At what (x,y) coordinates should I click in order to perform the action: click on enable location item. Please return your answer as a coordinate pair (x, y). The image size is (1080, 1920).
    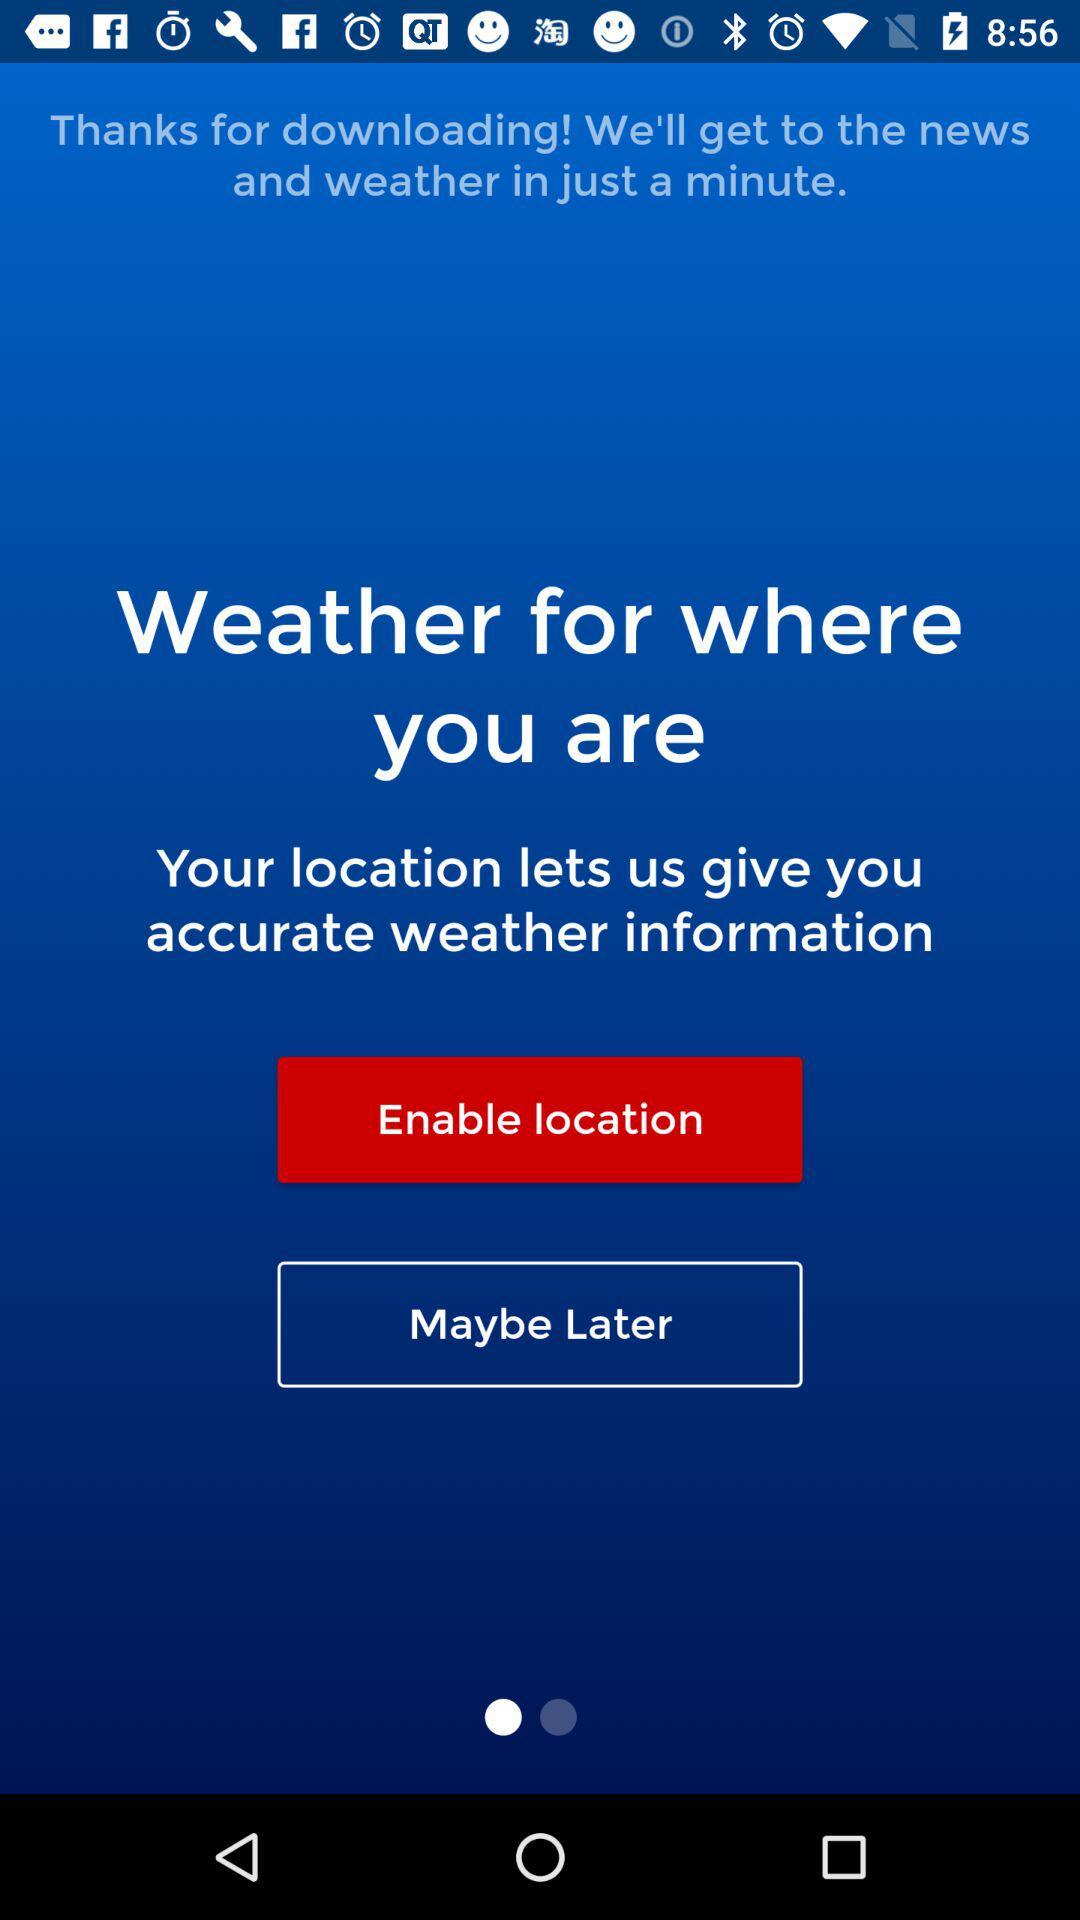
    Looking at the image, I should click on (540, 1118).